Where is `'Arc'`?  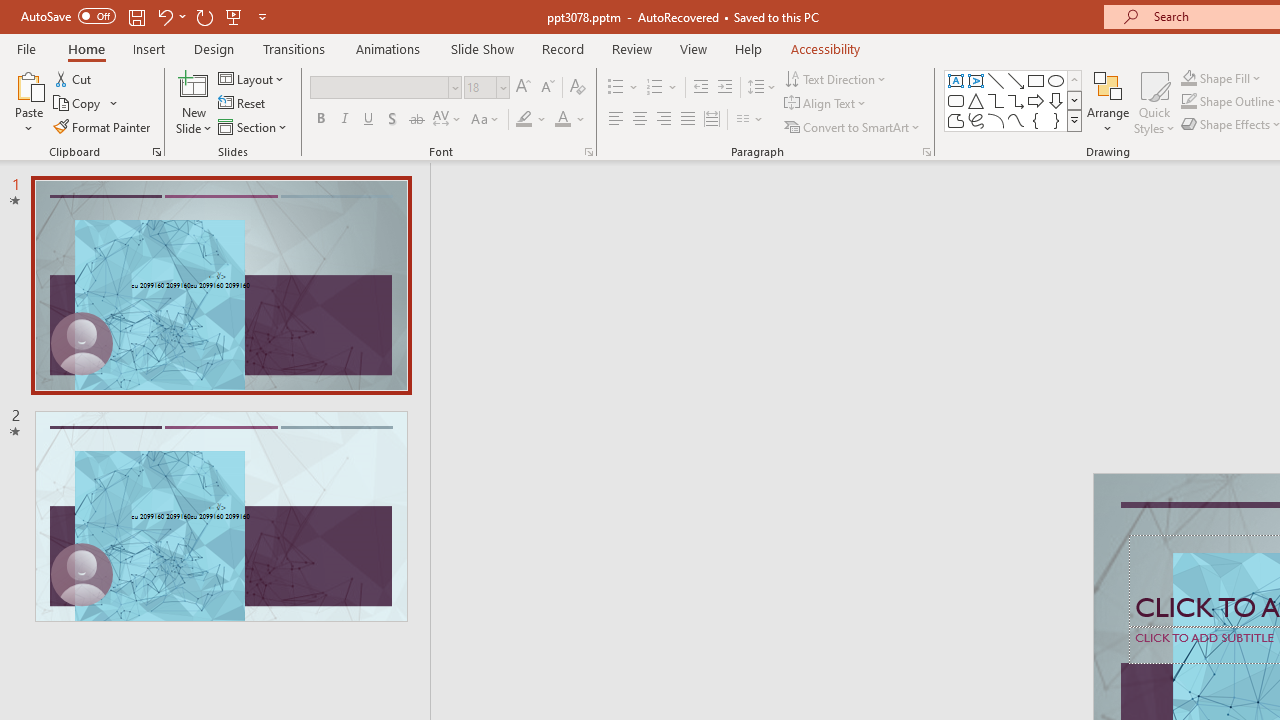 'Arc' is located at coordinates (995, 120).